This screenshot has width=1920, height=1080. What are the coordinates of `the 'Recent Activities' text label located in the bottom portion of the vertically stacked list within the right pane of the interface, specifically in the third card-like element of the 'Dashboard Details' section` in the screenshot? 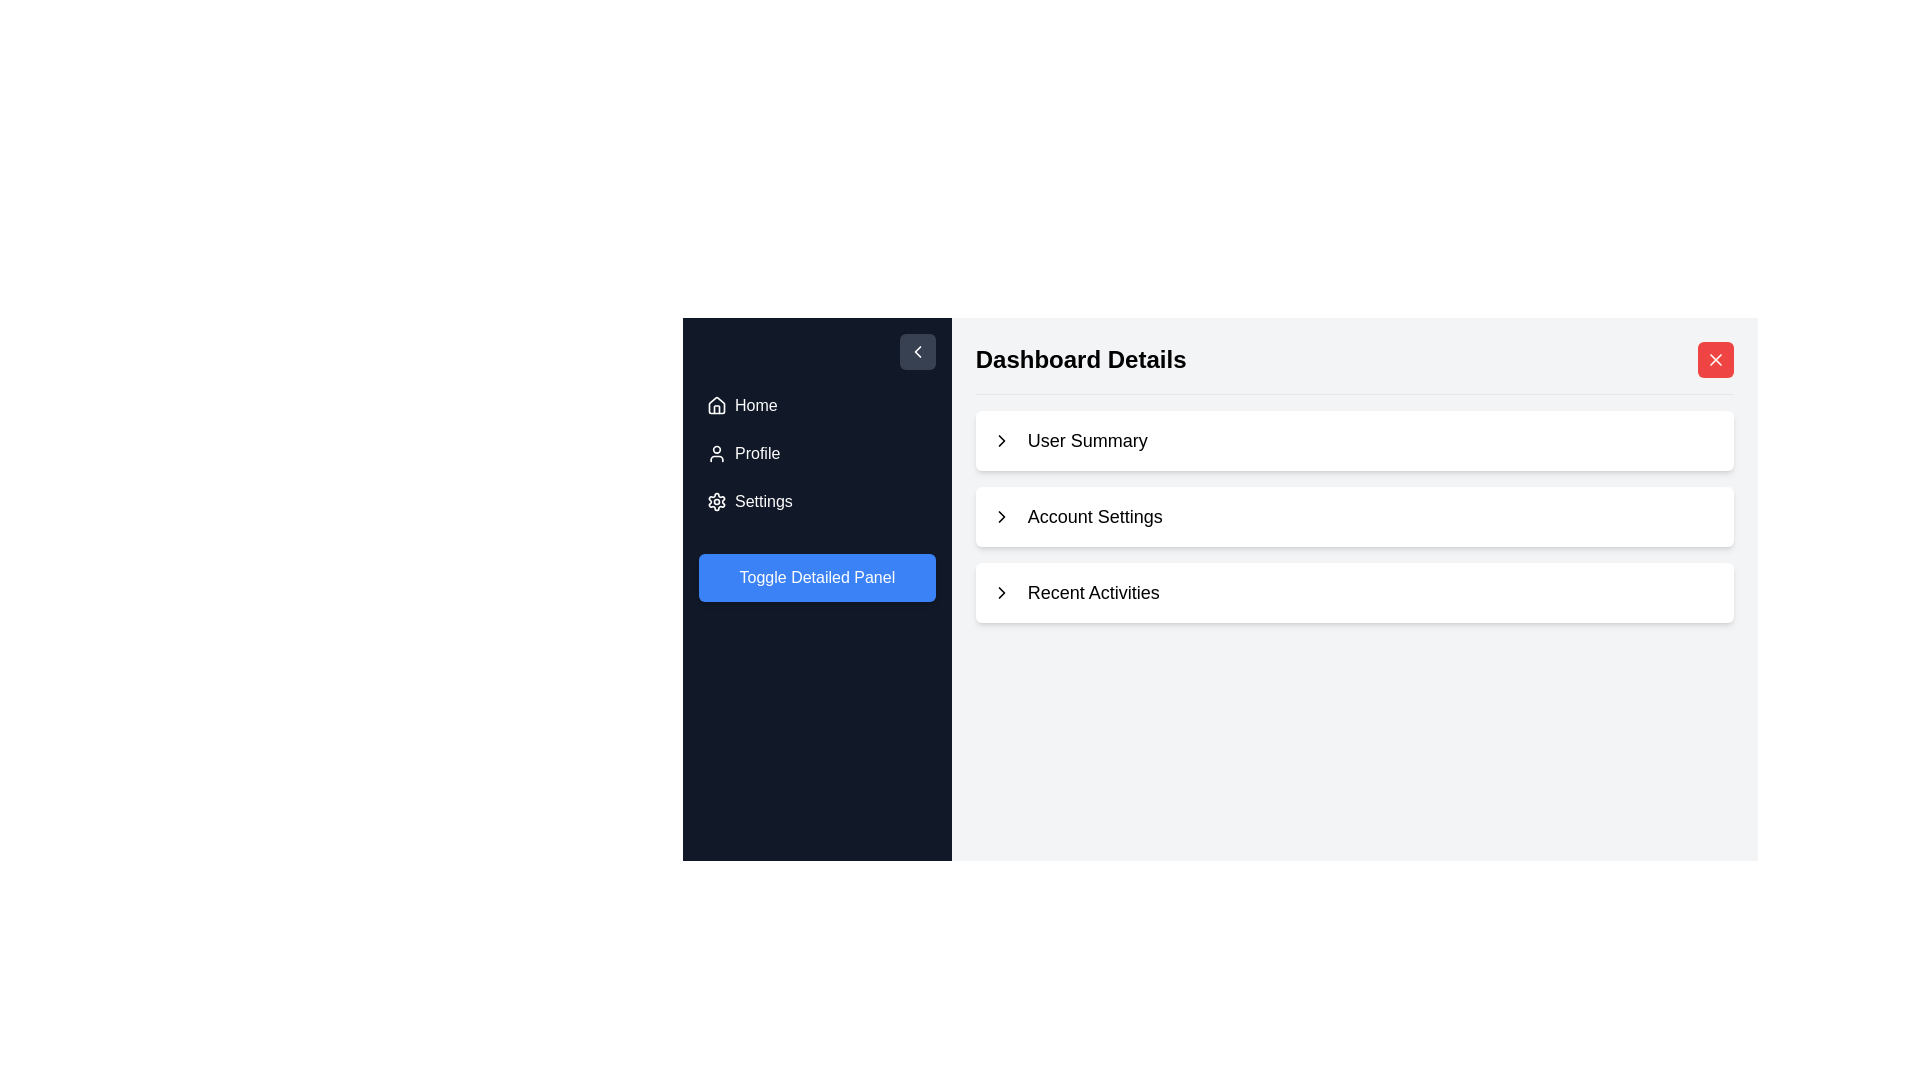 It's located at (1092, 592).